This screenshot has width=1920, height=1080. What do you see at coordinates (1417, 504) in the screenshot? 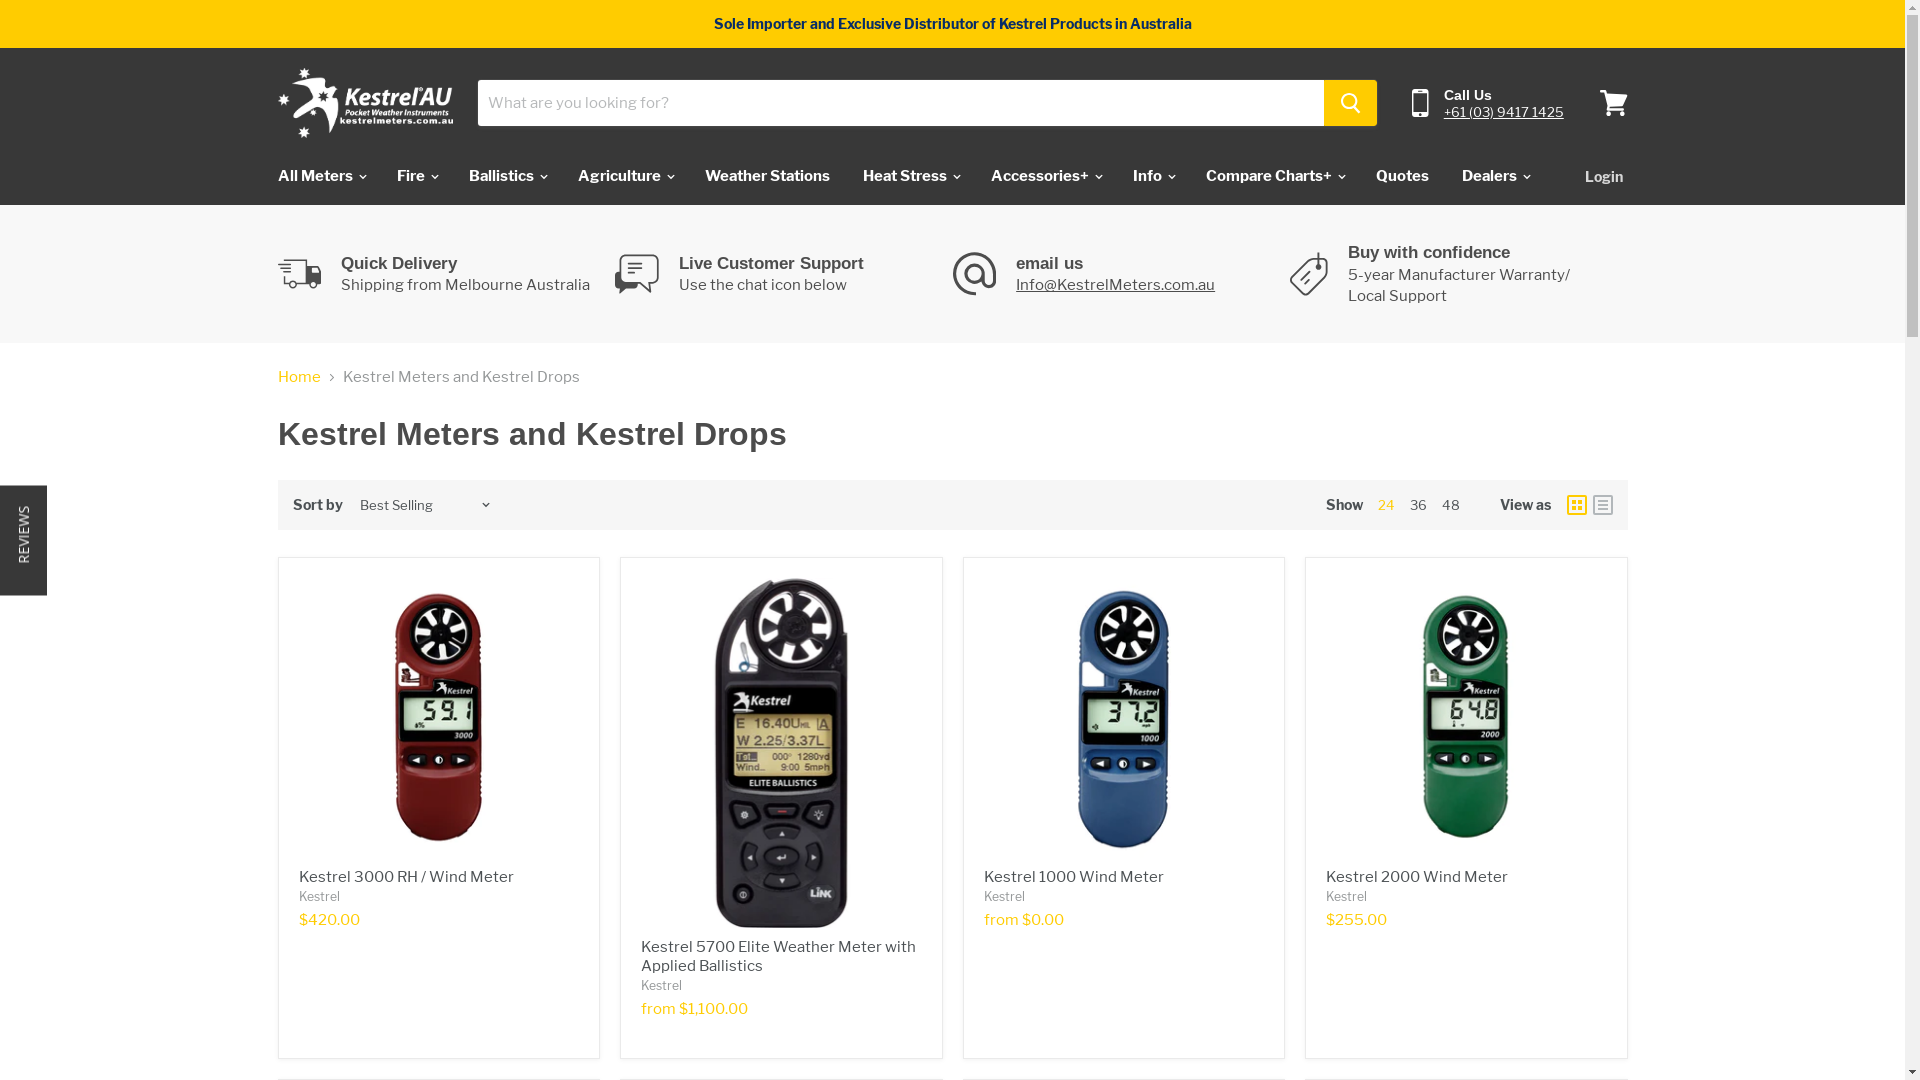
I see `'36'` at bounding box center [1417, 504].